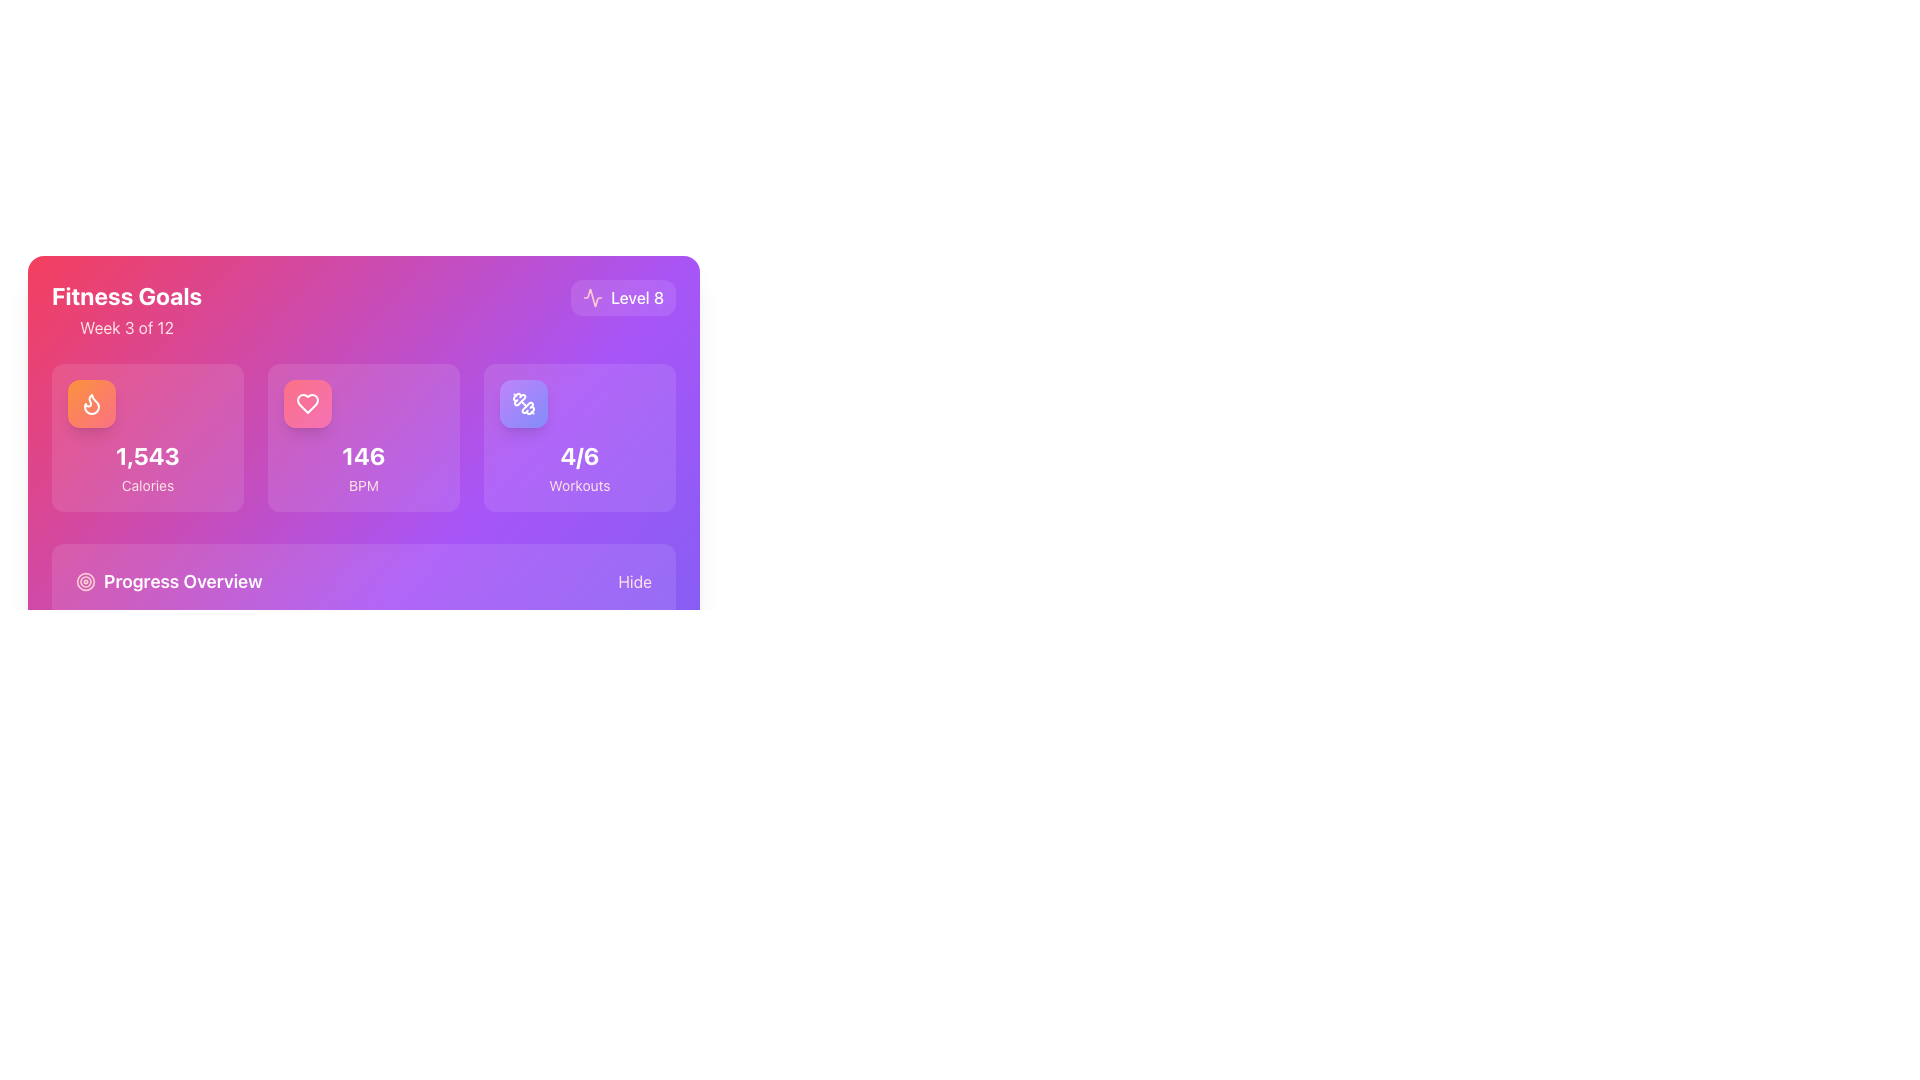  I want to click on the flame-shaped icon with a white outline located in the top-left card of the dashboard, above the text 'Calories' and the value '1,543', so click(90, 404).